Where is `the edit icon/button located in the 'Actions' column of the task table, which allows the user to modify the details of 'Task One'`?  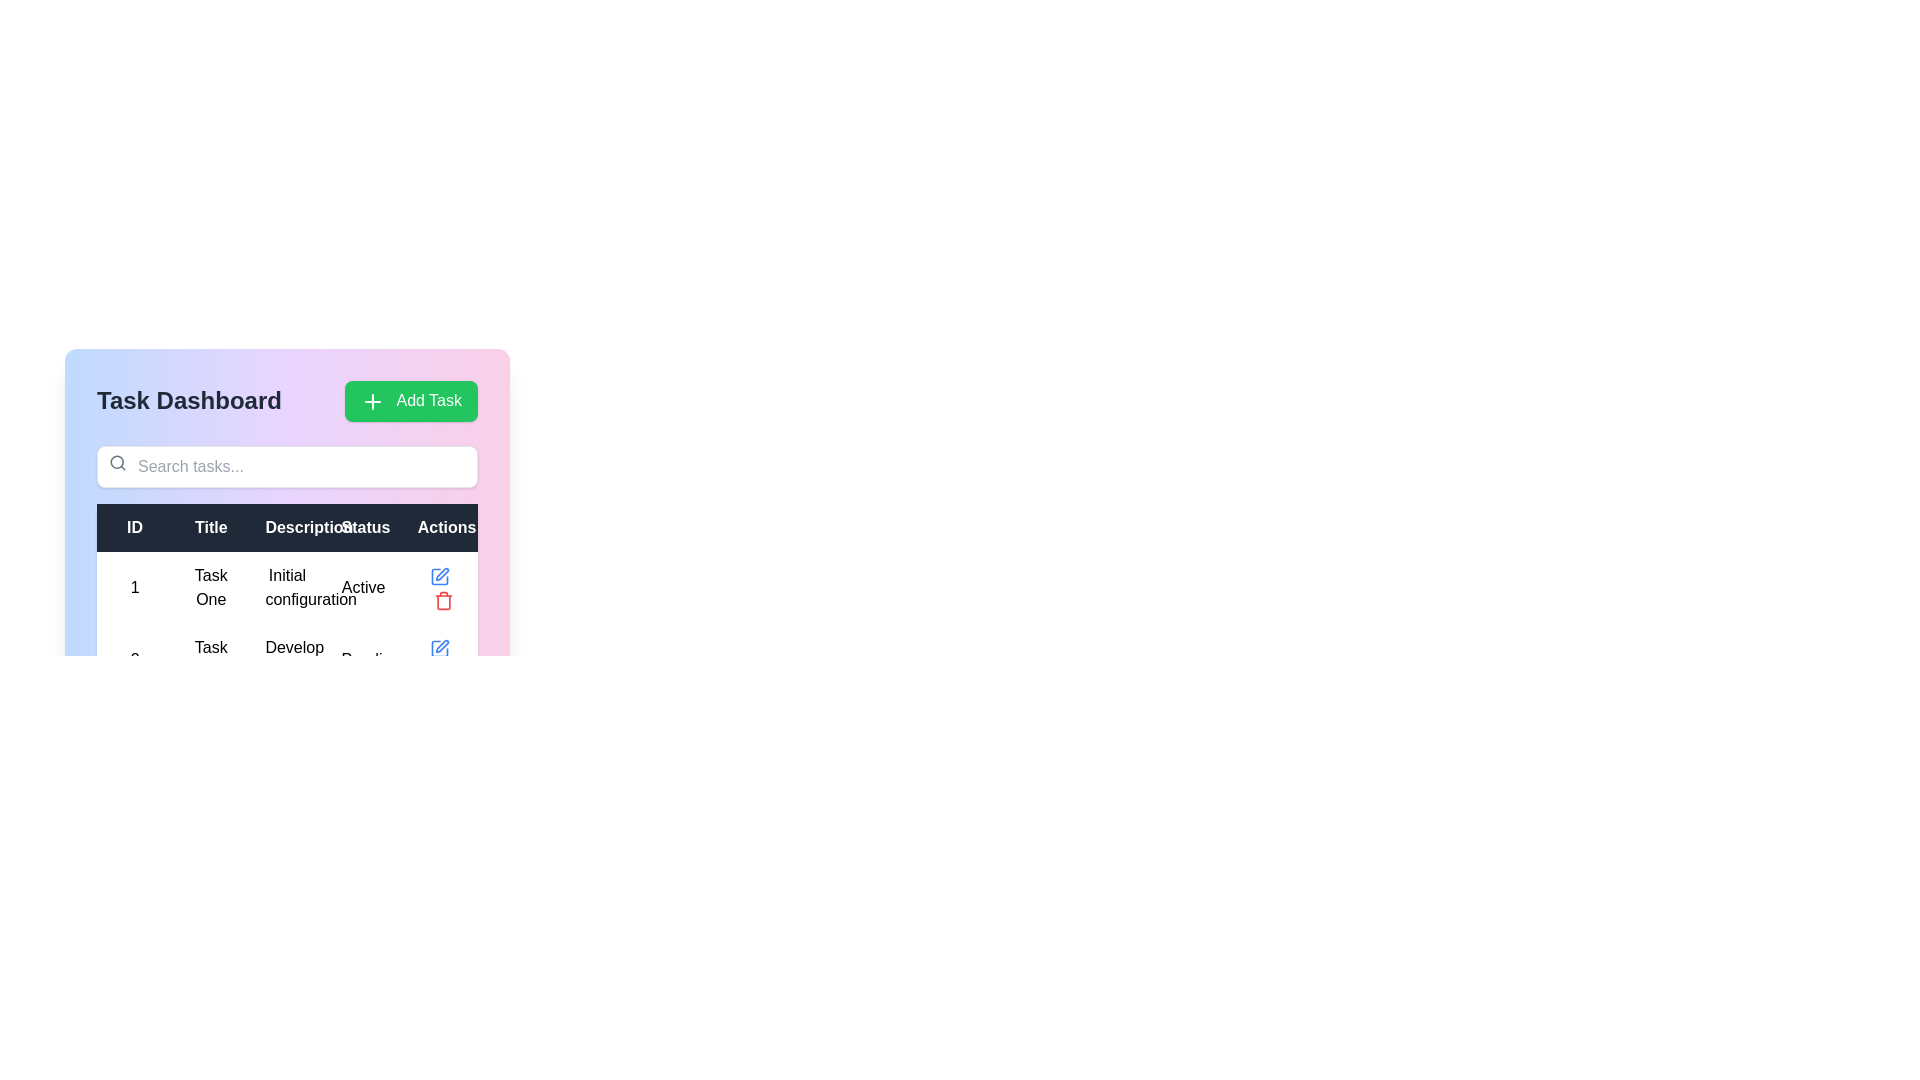
the edit icon/button located in the 'Actions' column of the task table, which allows the user to modify the details of 'Task One' is located at coordinates (438, 576).